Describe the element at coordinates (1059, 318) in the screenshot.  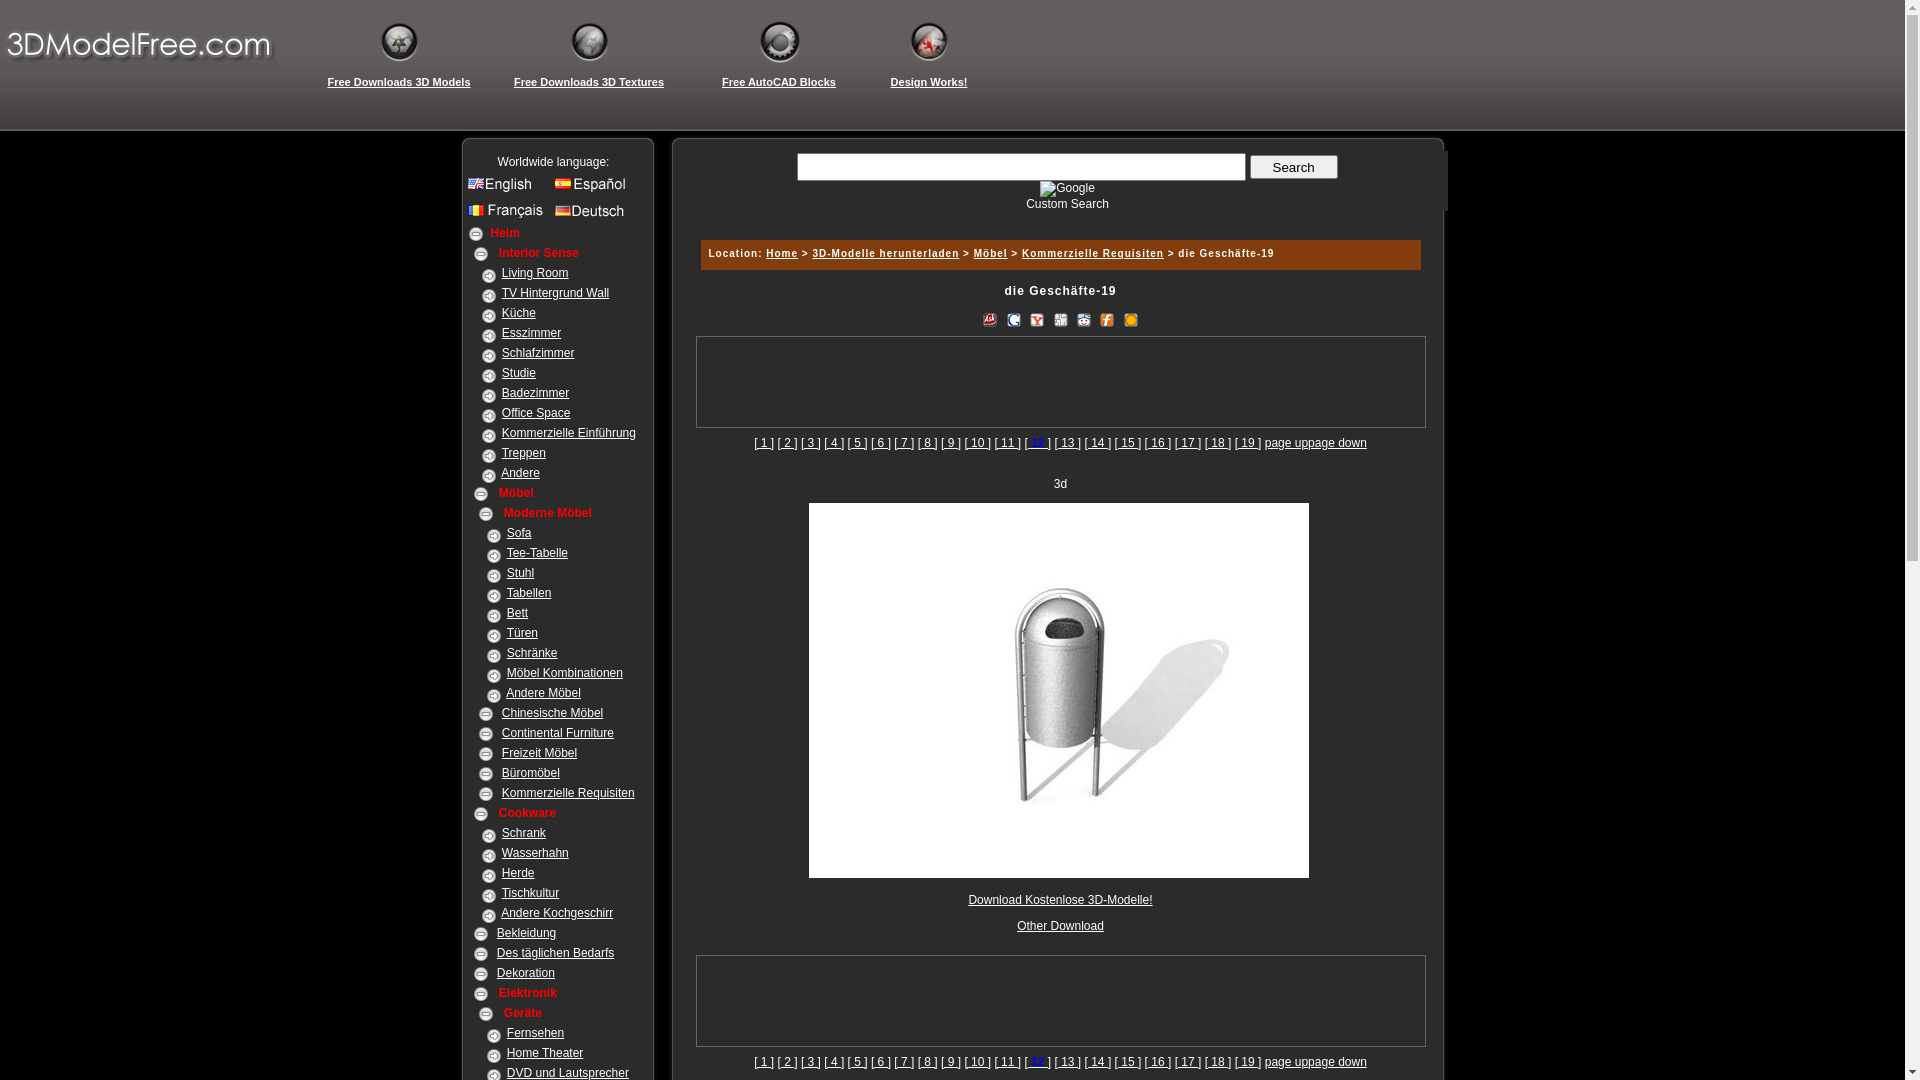
I see `'Digg This!'` at that location.